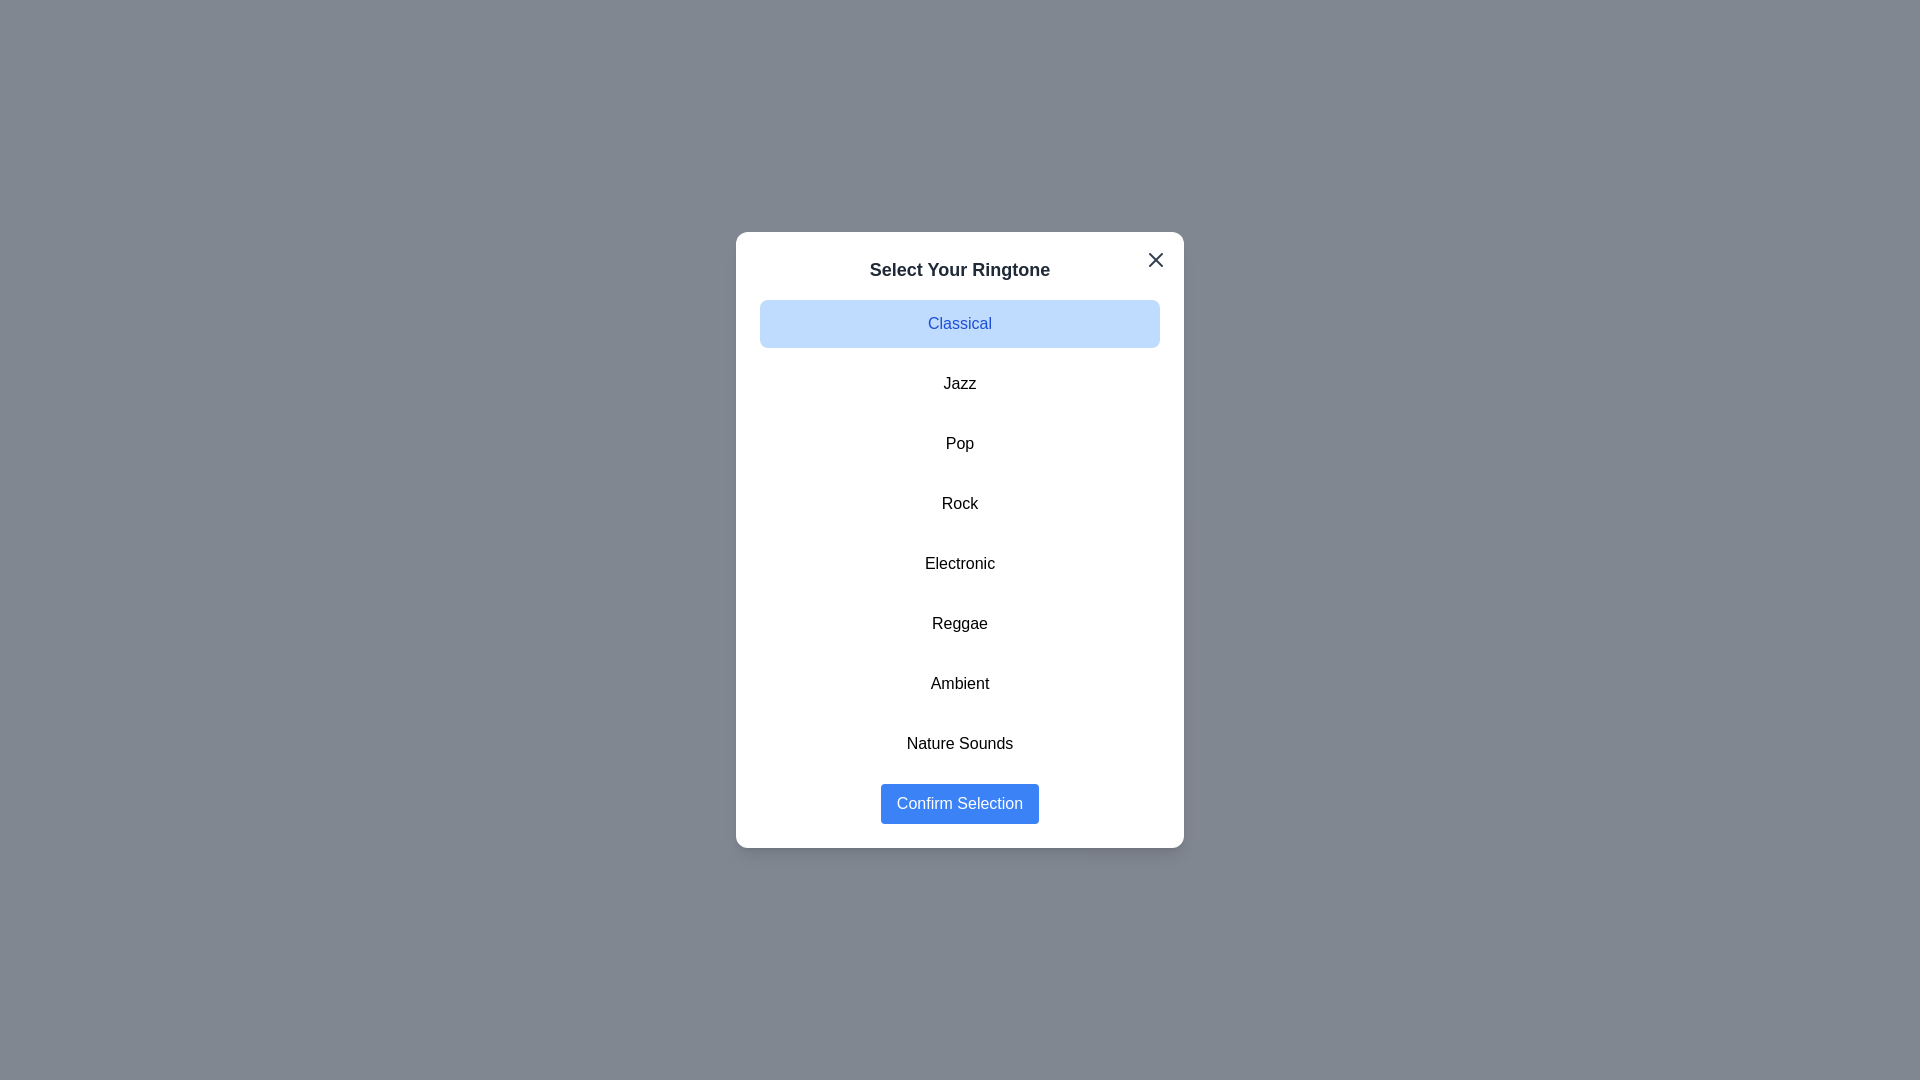 The image size is (1920, 1080). What do you see at coordinates (960, 442) in the screenshot?
I see `the ringtone Pop from the list` at bounding box center [960, 442].